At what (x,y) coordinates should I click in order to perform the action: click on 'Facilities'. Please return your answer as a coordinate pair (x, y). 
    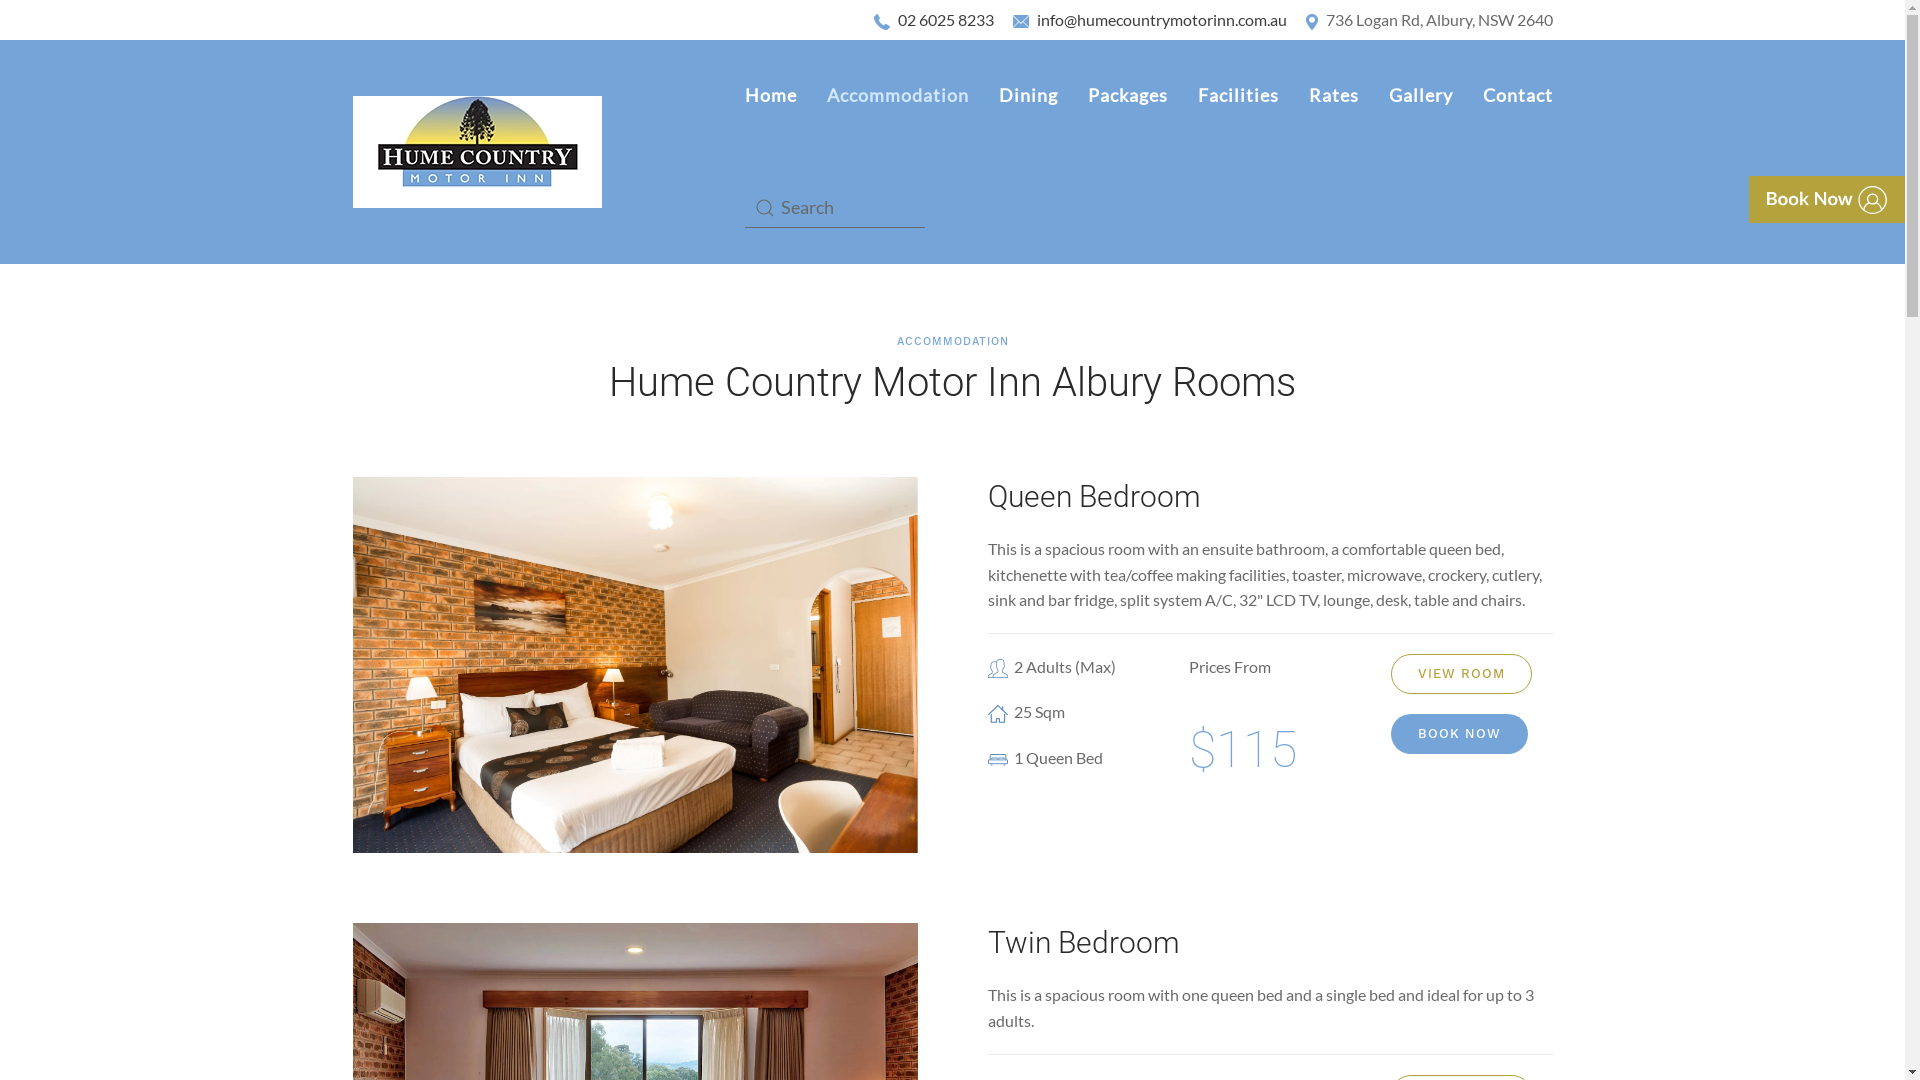
    Looking at the image, I should click on (1181, 96).